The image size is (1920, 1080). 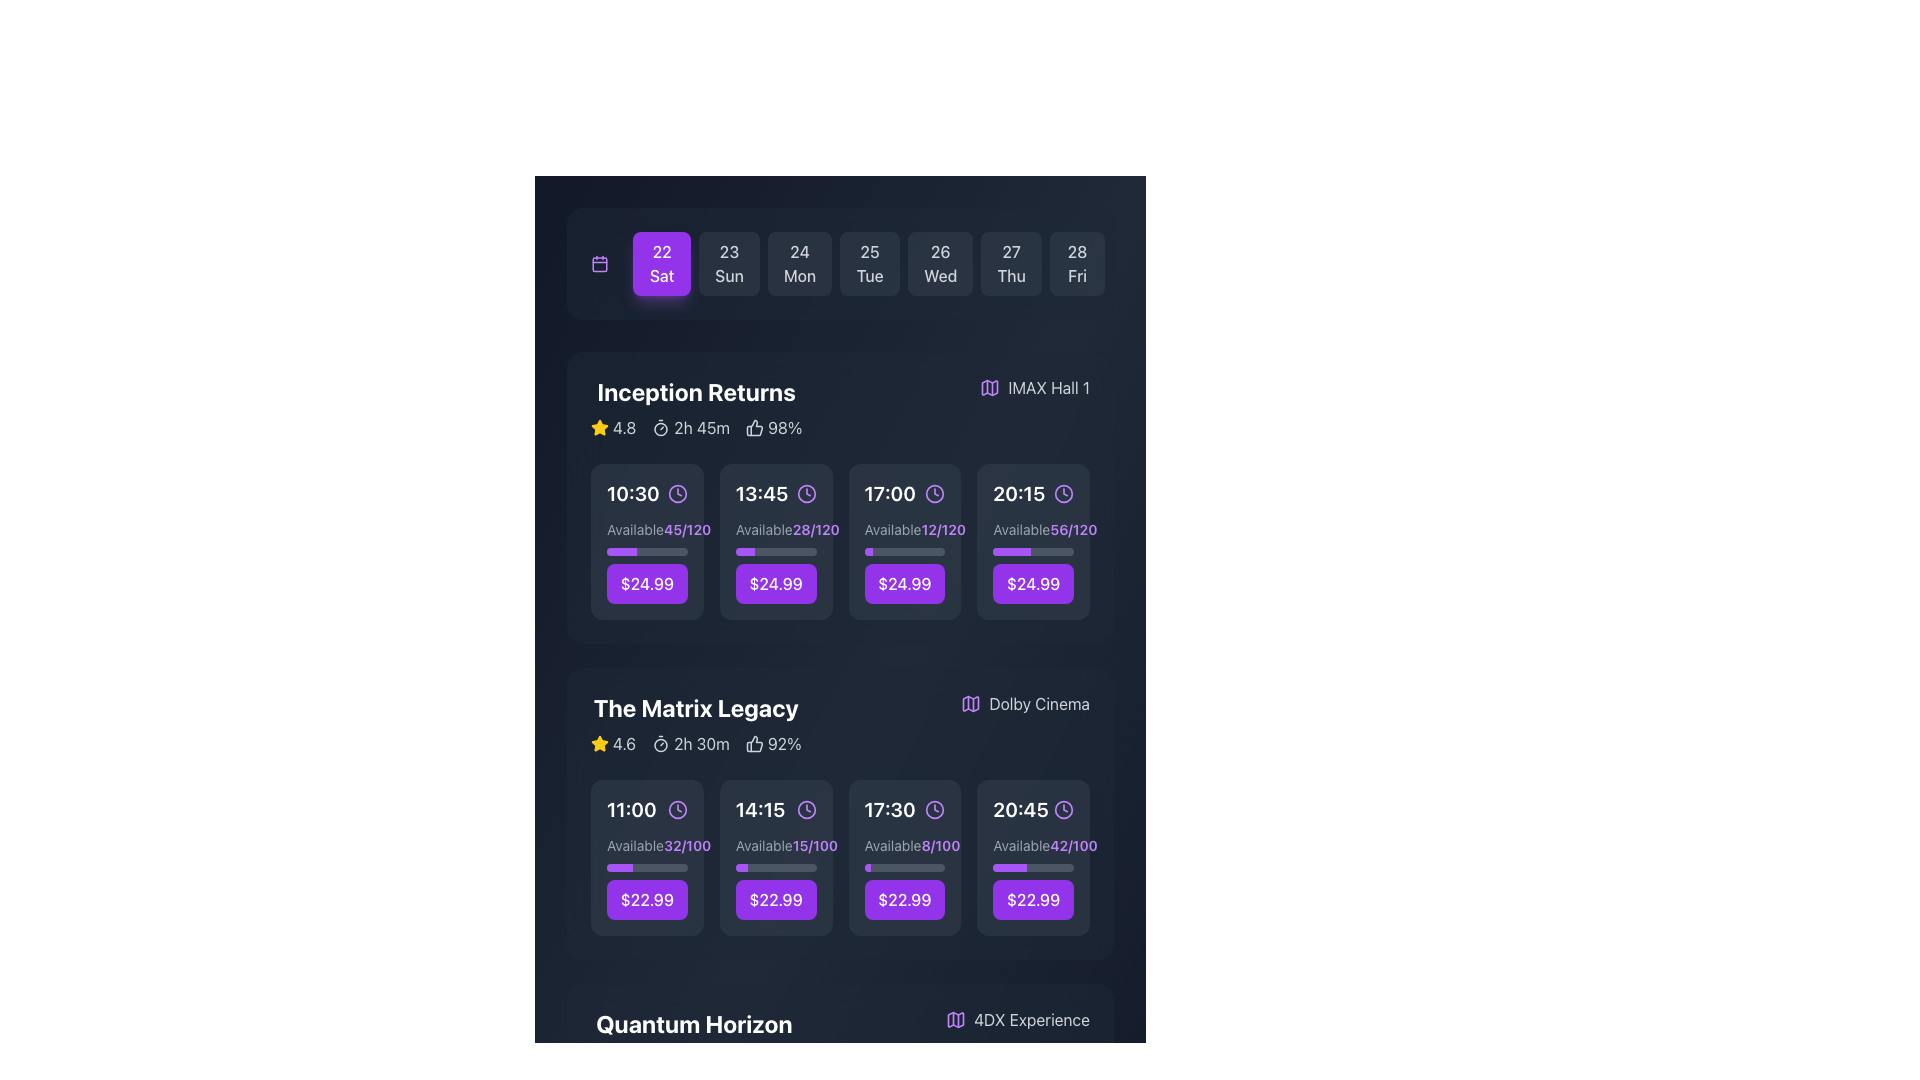 What do you see at coordinates (913, 856) in the screenshot?
I see `the text label indicating the action of selecting seats for the '17:30' showtime of 'The Matrix Legacy' located within the button in the bottom right section of the card` at bounding box center [913, 856].